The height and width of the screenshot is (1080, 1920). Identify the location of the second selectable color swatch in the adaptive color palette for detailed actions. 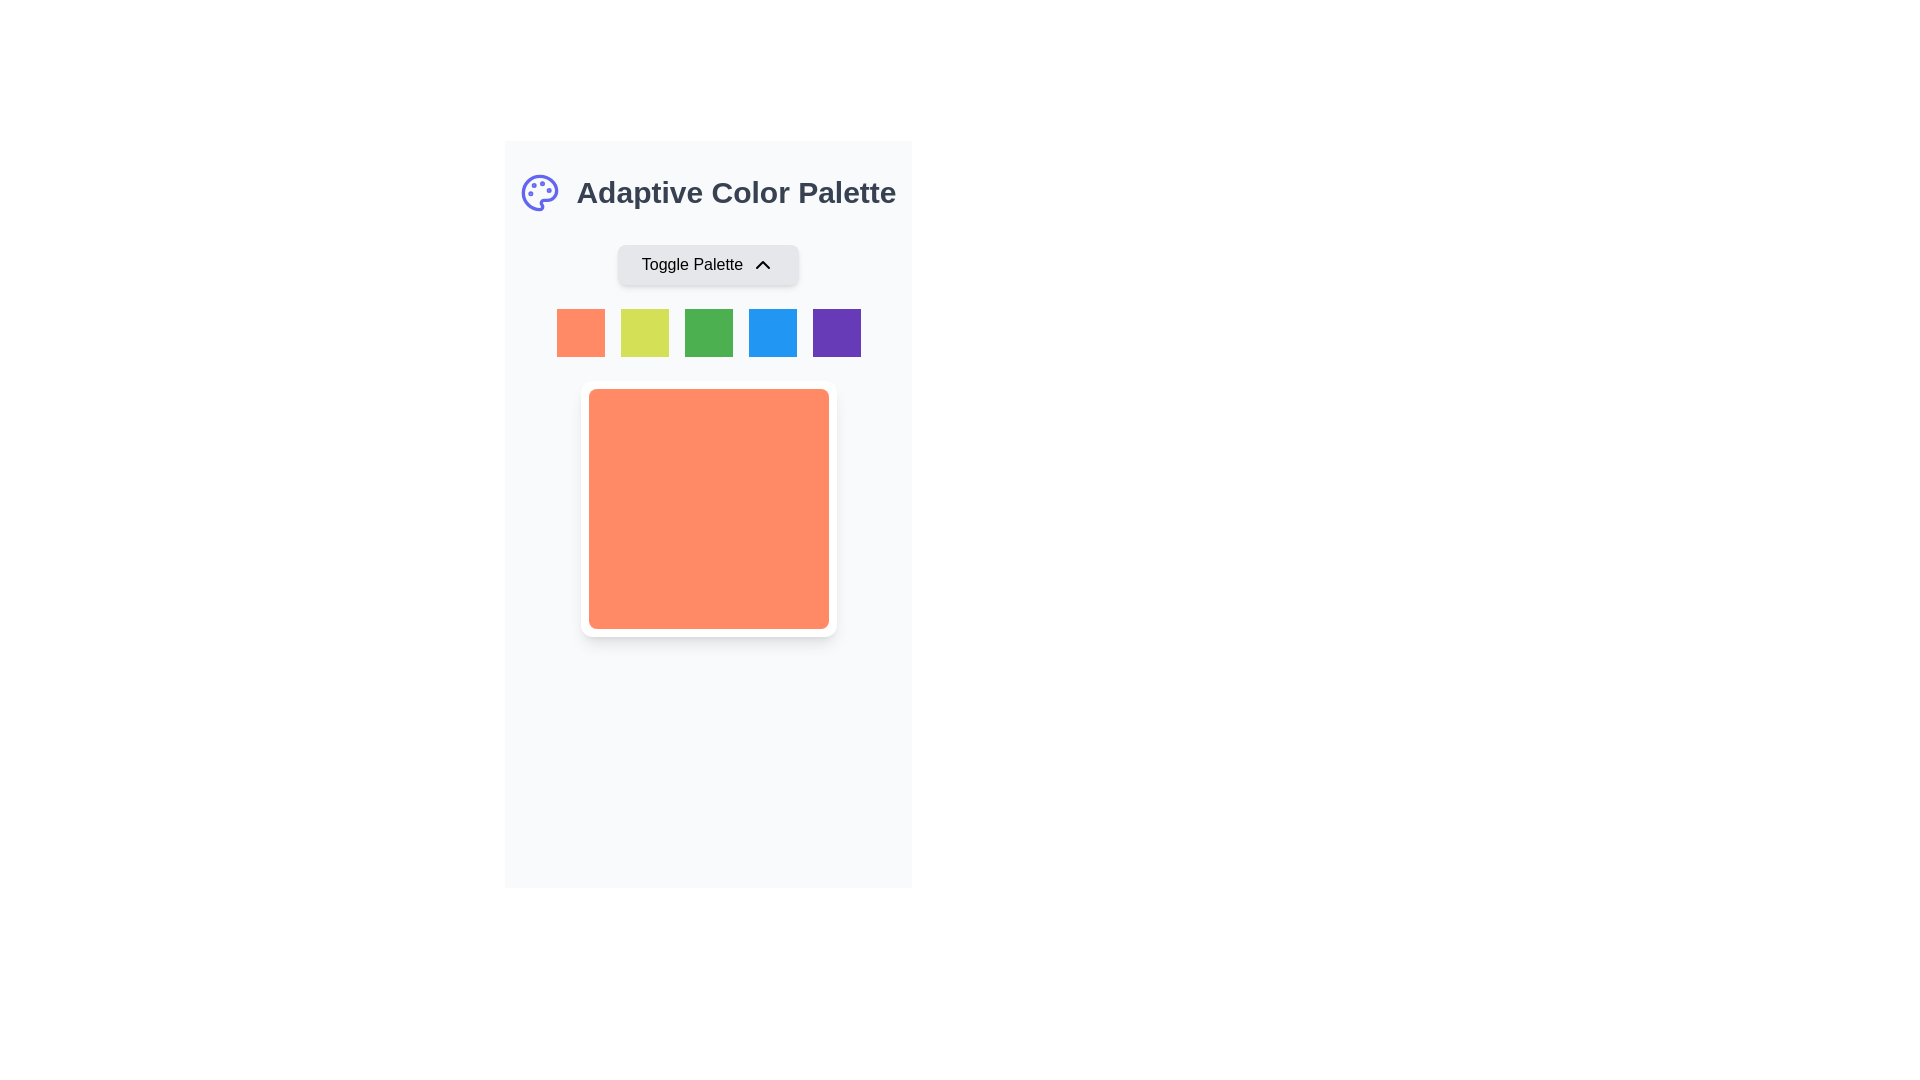
(644, 331).